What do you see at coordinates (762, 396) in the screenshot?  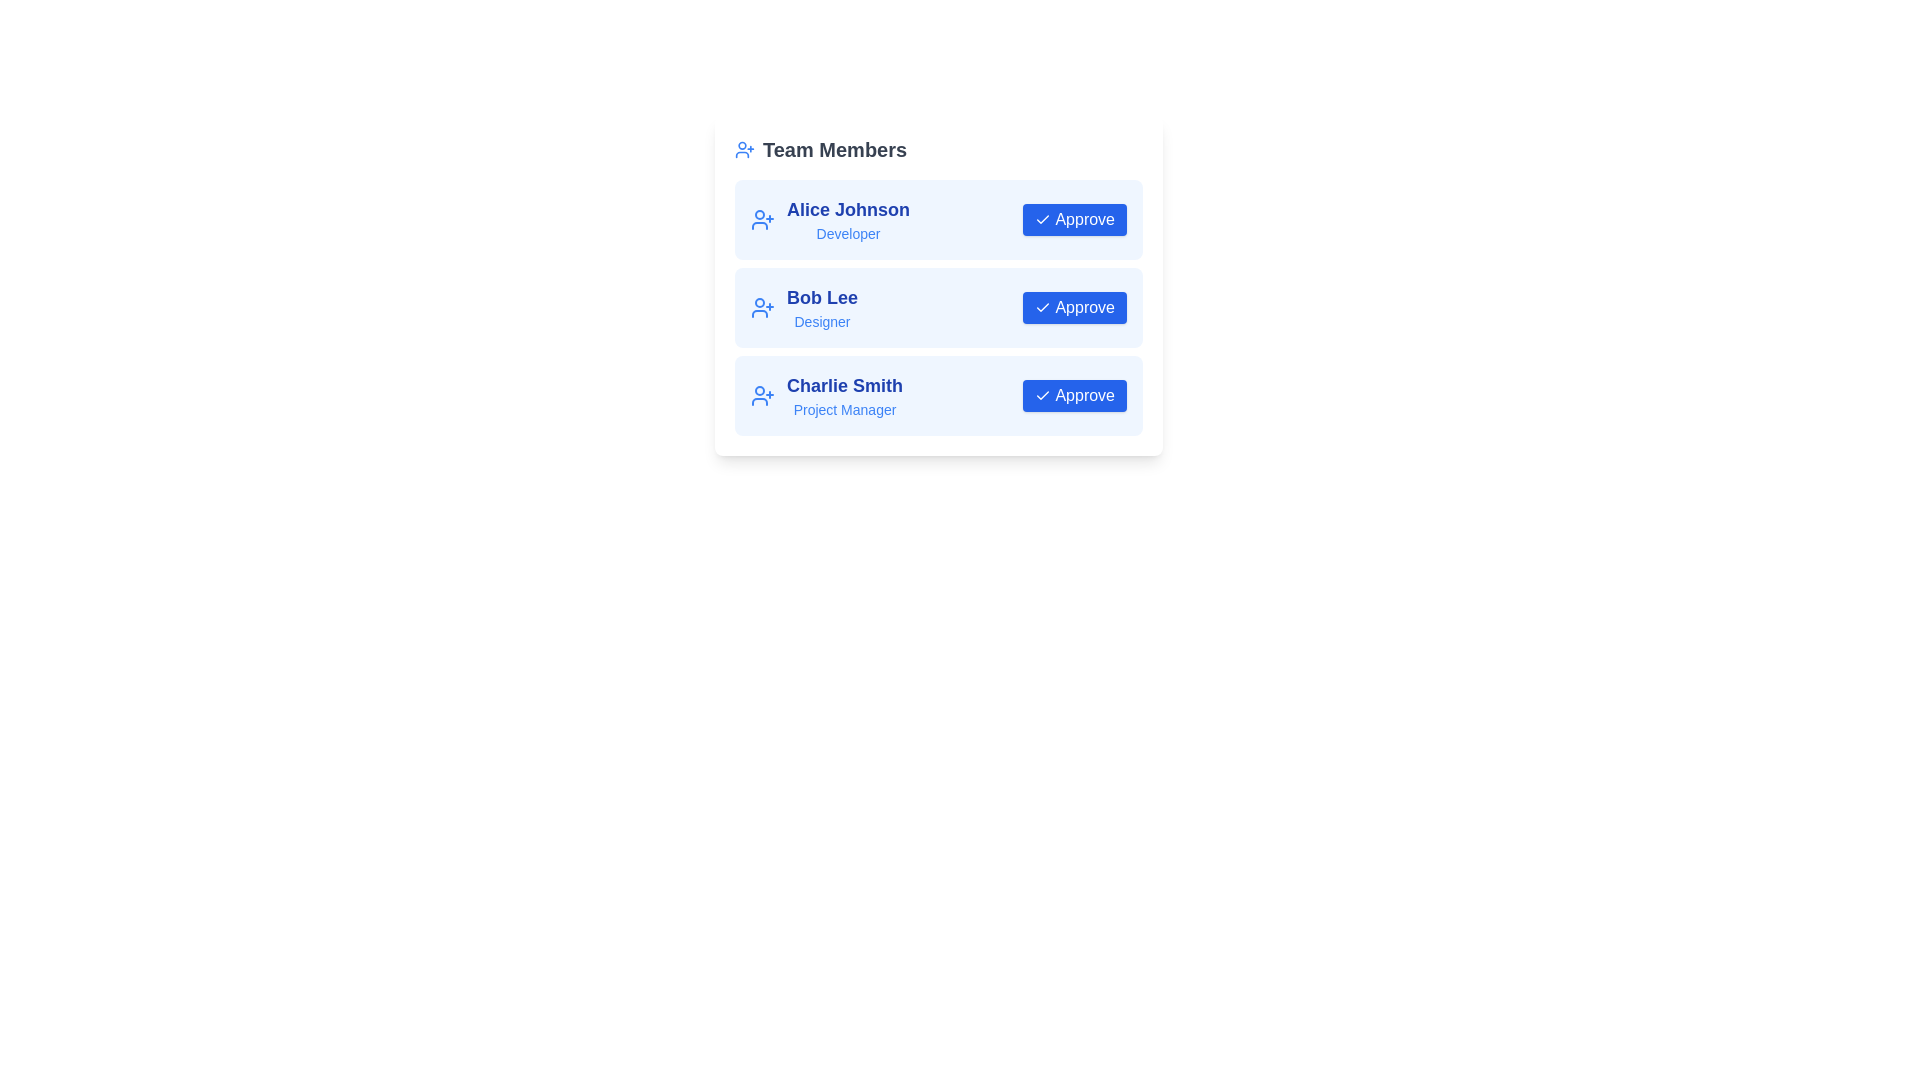 I see `the user silhouette icon with an addition symbol next to it, which is styled in blue and located on the 'Charlie Smith, Project Manager' card` at bounding box center [762, 396].